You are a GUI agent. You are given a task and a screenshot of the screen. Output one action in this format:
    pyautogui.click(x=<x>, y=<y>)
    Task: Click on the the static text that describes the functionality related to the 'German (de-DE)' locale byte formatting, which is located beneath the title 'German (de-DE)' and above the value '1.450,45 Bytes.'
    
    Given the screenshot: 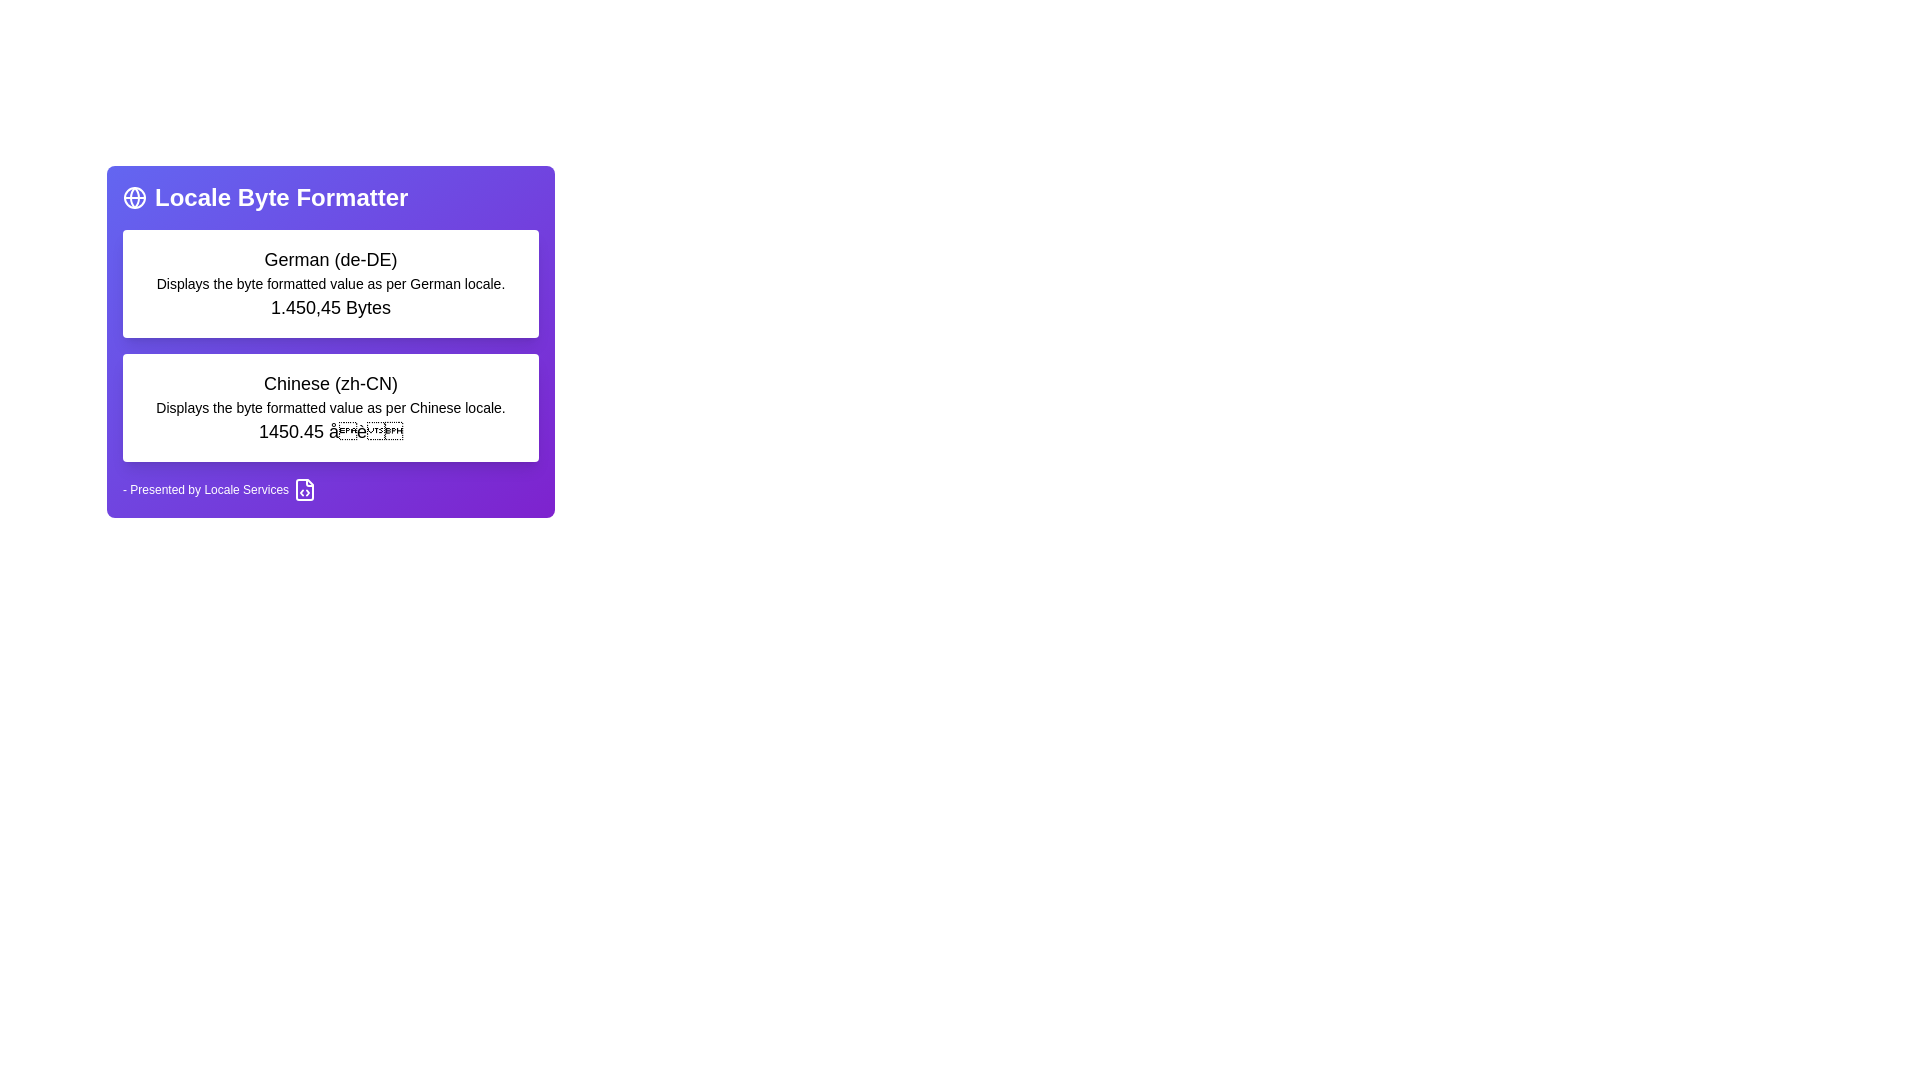 What is the action you would take?
    pyautogui.click(x=331, y=284)
    